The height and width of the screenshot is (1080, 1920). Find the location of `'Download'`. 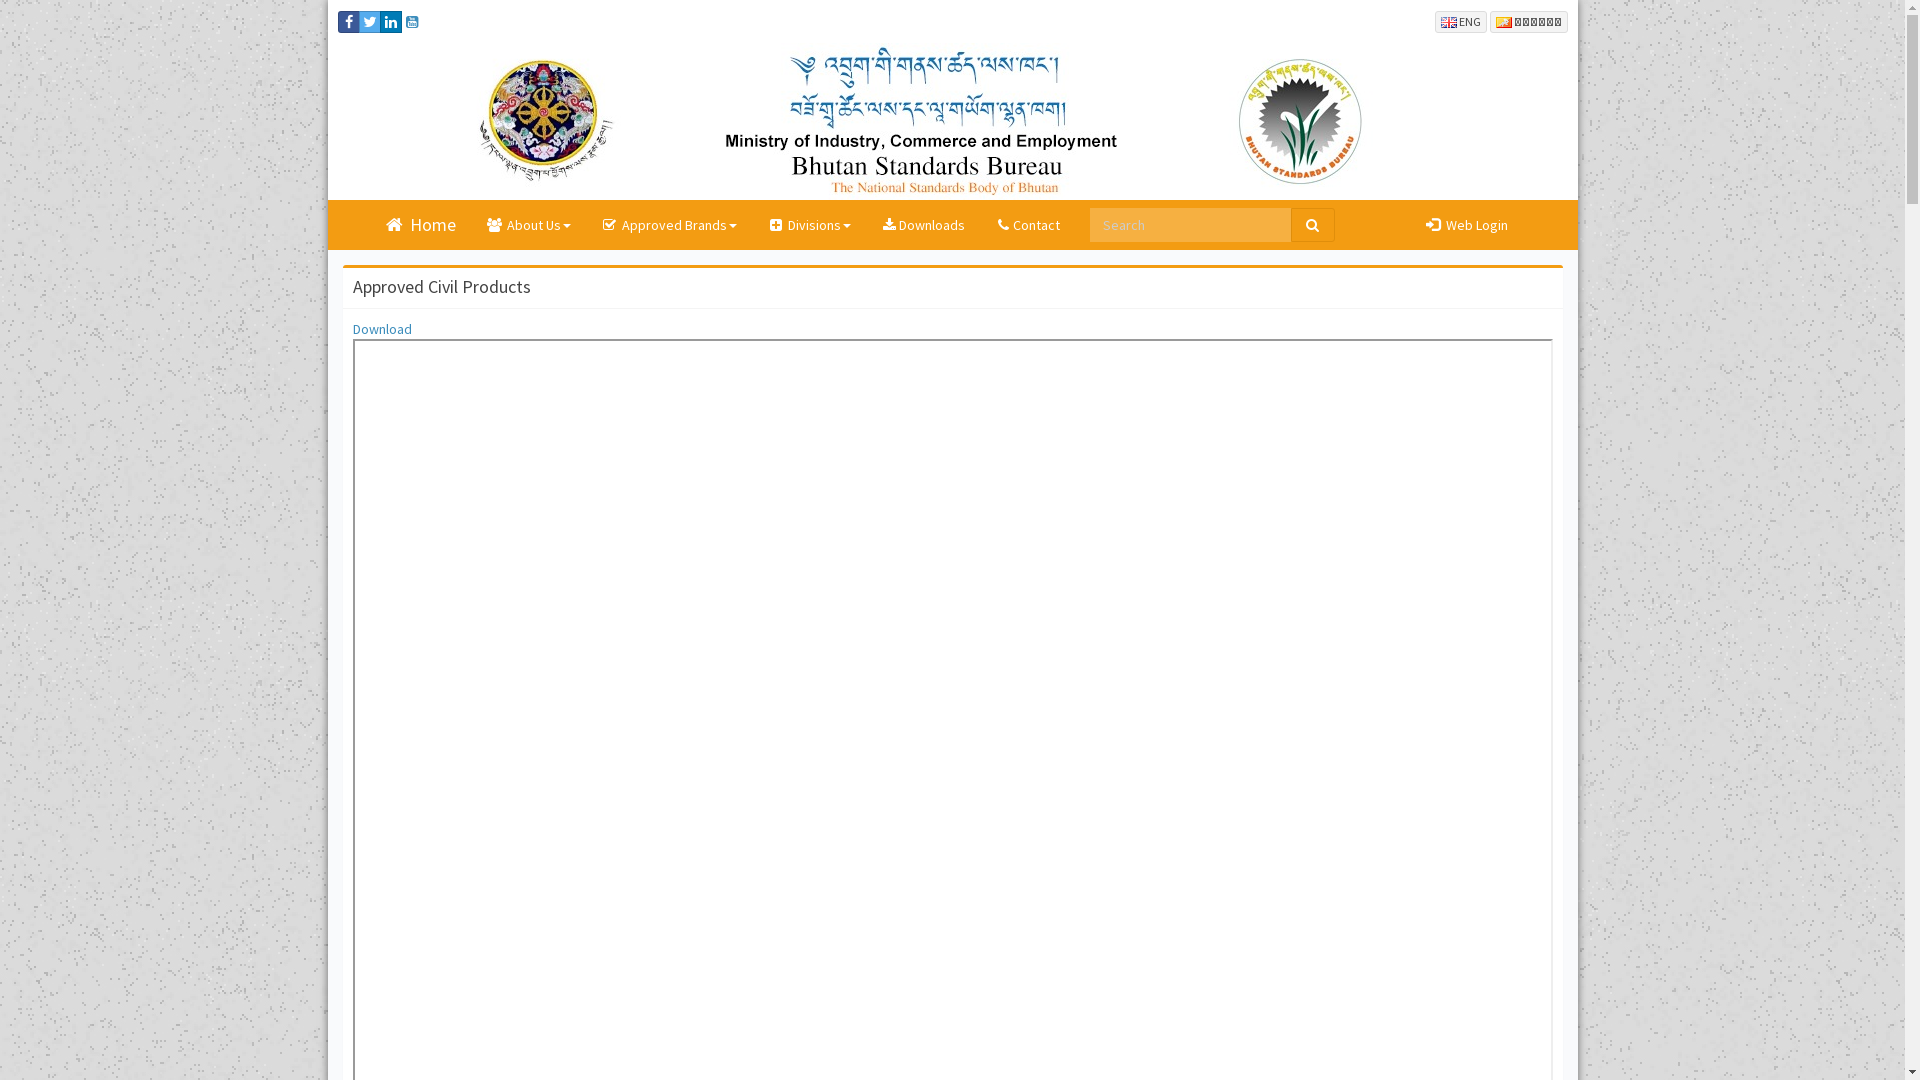

'Download' is located at coordinates (381, 327).